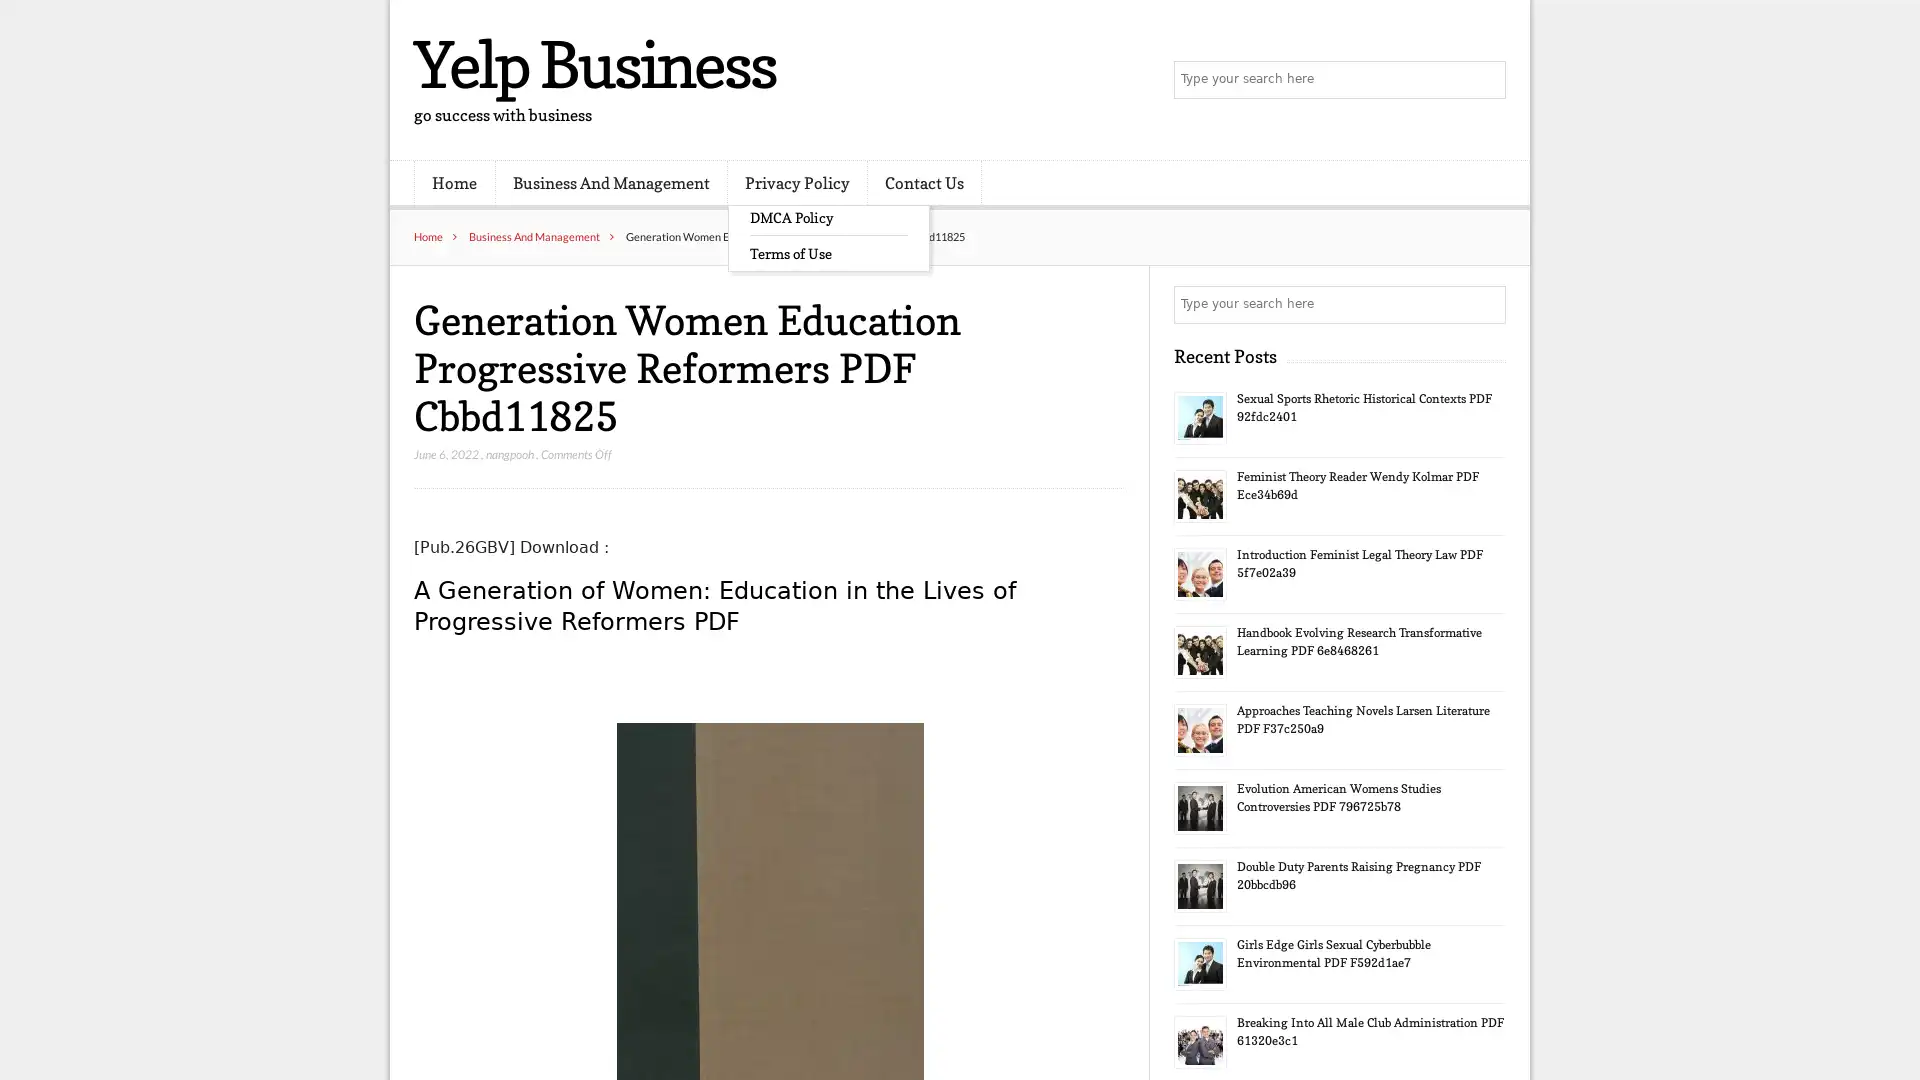 The height and width of the screenshot is (1080, 1920). Describe the element at coordinates (1485, 80) in the screenshot. I see `Search` at that location.